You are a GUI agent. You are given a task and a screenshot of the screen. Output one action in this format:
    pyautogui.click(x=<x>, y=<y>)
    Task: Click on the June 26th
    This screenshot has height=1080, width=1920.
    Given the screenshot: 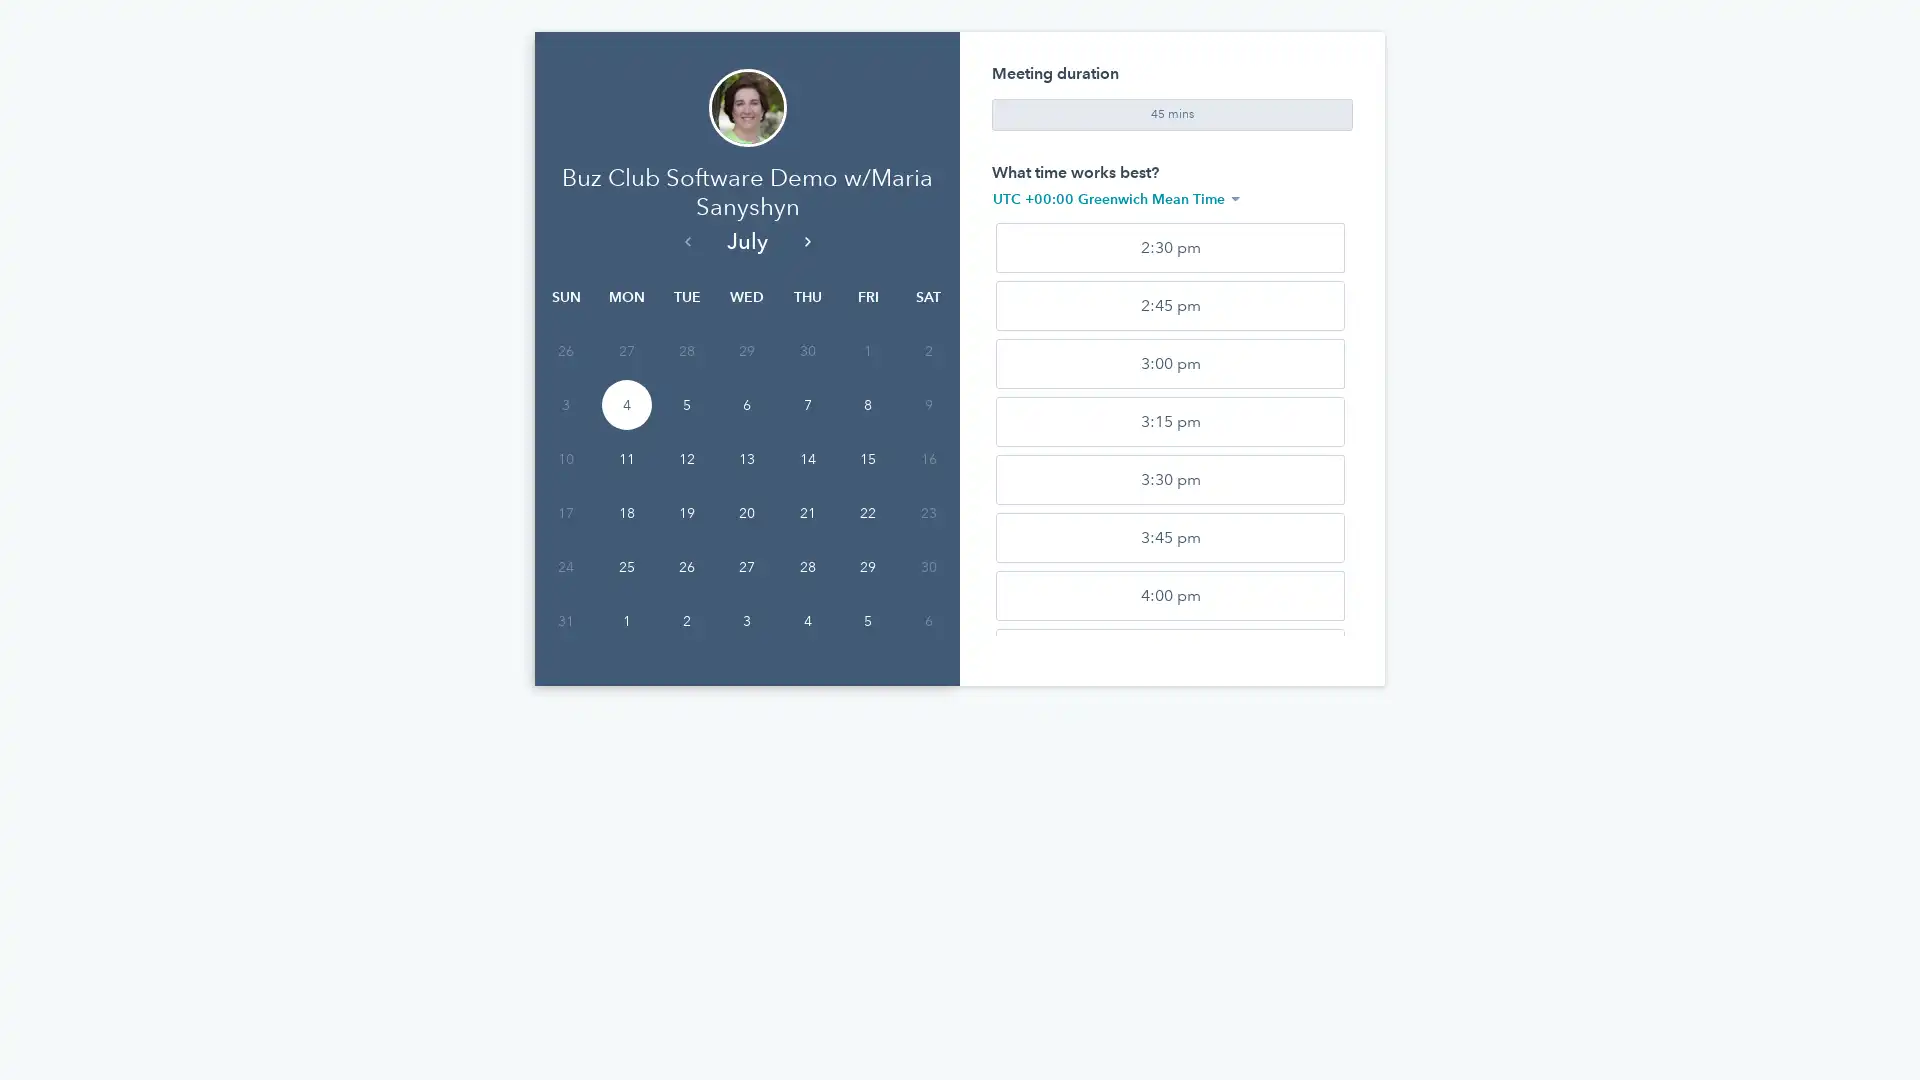 What is the action you would take?
    pyautogui.click(x=565, y=426)
    